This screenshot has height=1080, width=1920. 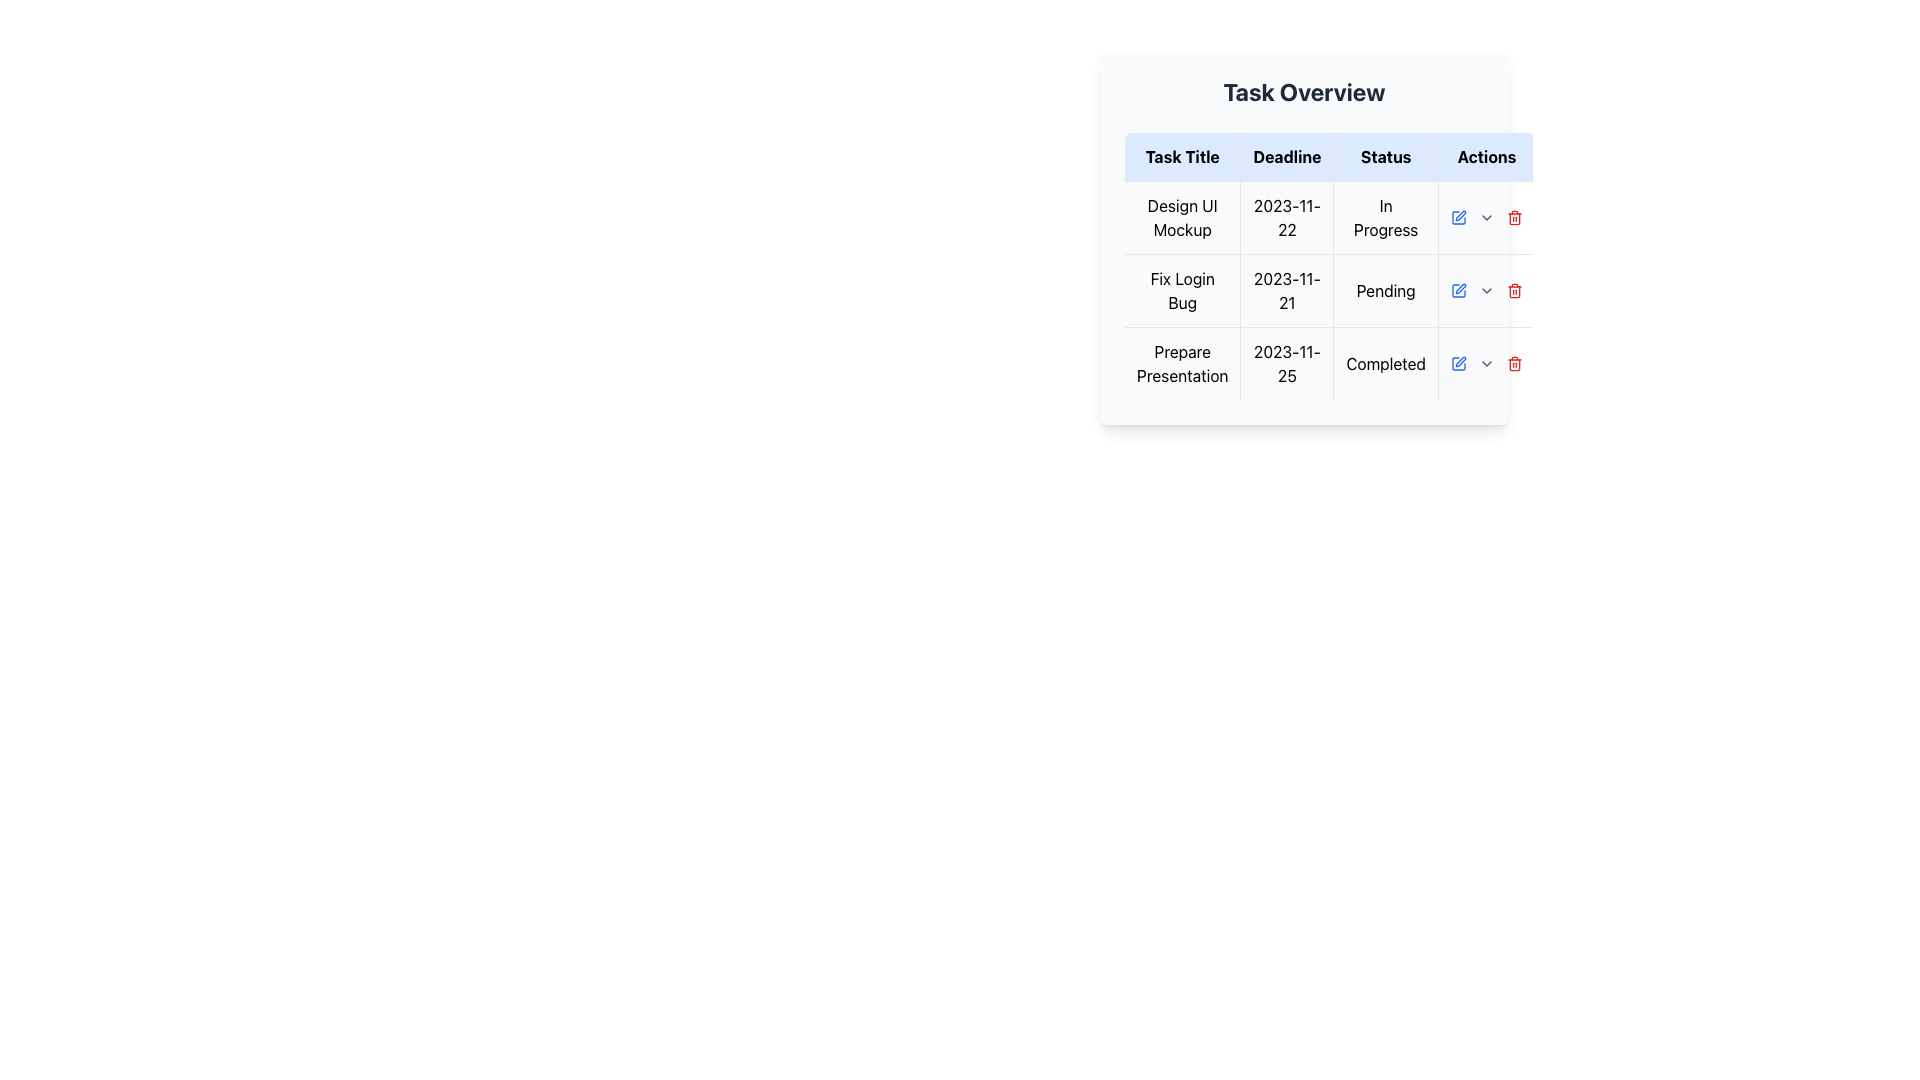 I want to click on the individual icons within the Button Group located in the fourth cell of the 'Fix Login Bug' row in the 'Actions' column, so click(x=1487, y=290).